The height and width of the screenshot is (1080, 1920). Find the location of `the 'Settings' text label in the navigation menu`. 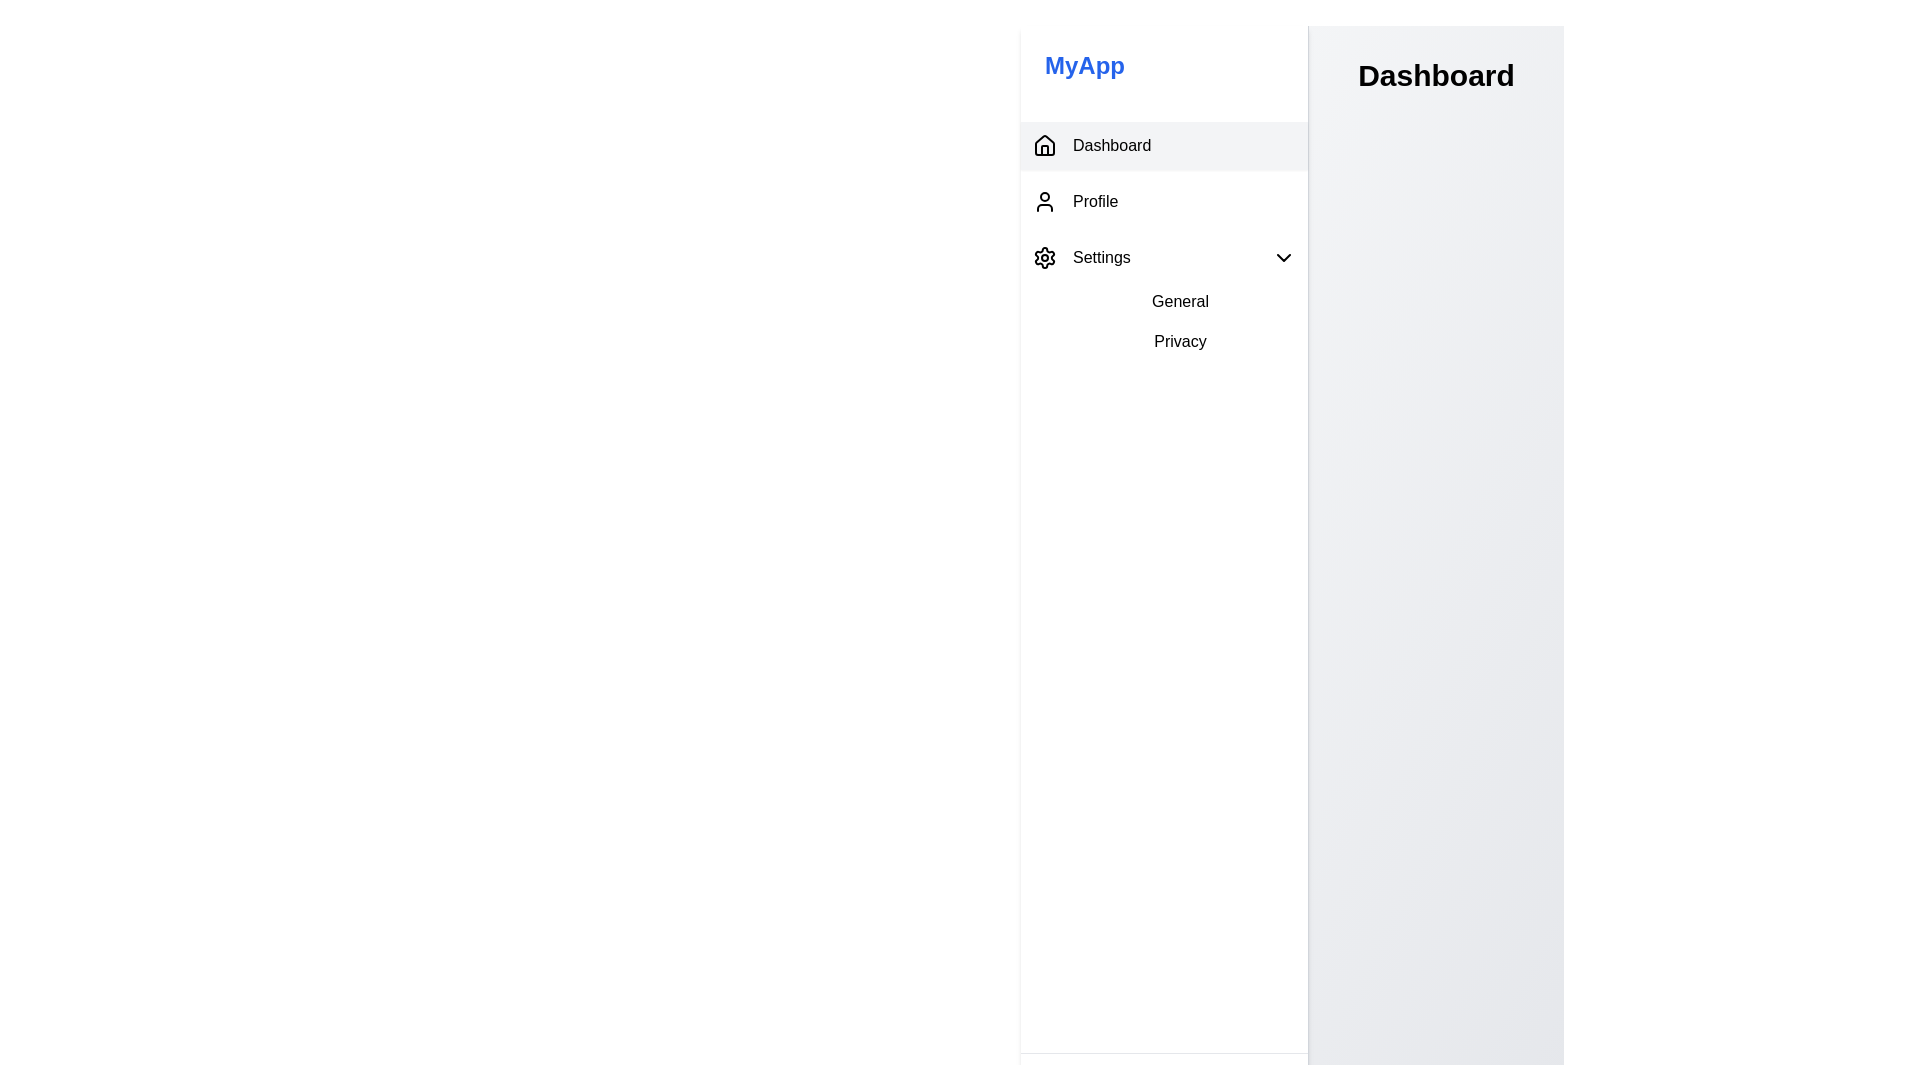

the 'Settings' text label in the navigation menu is located at coordinates (1100, 257).